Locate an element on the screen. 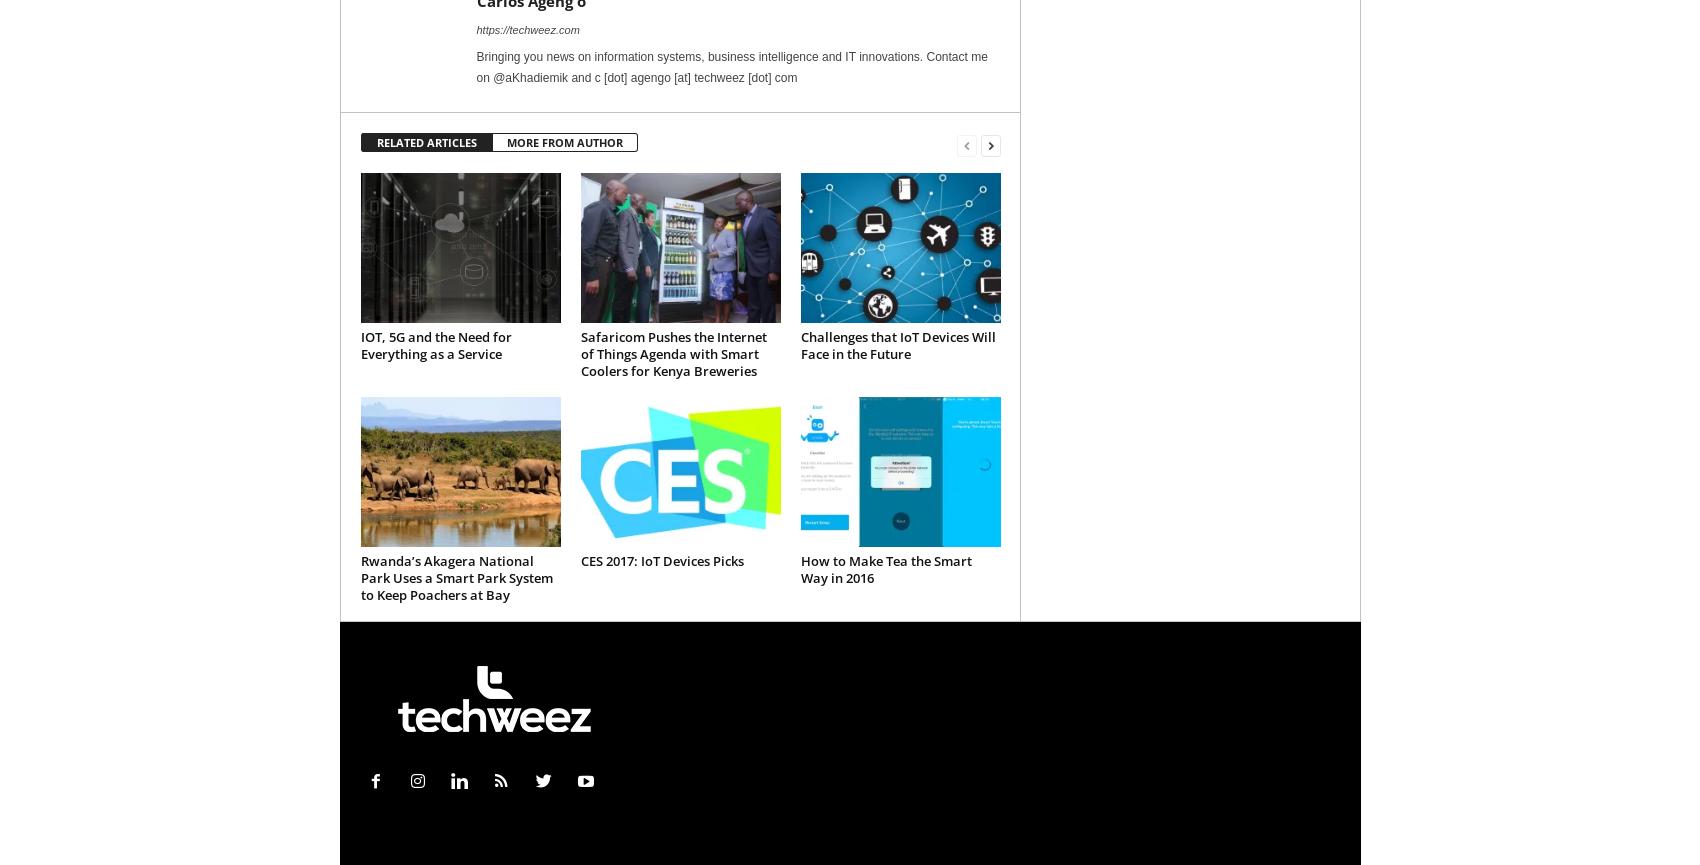 This screenshot has width=1700, height=865. 'https://techweez.com' is located at coordinates (527, 30).